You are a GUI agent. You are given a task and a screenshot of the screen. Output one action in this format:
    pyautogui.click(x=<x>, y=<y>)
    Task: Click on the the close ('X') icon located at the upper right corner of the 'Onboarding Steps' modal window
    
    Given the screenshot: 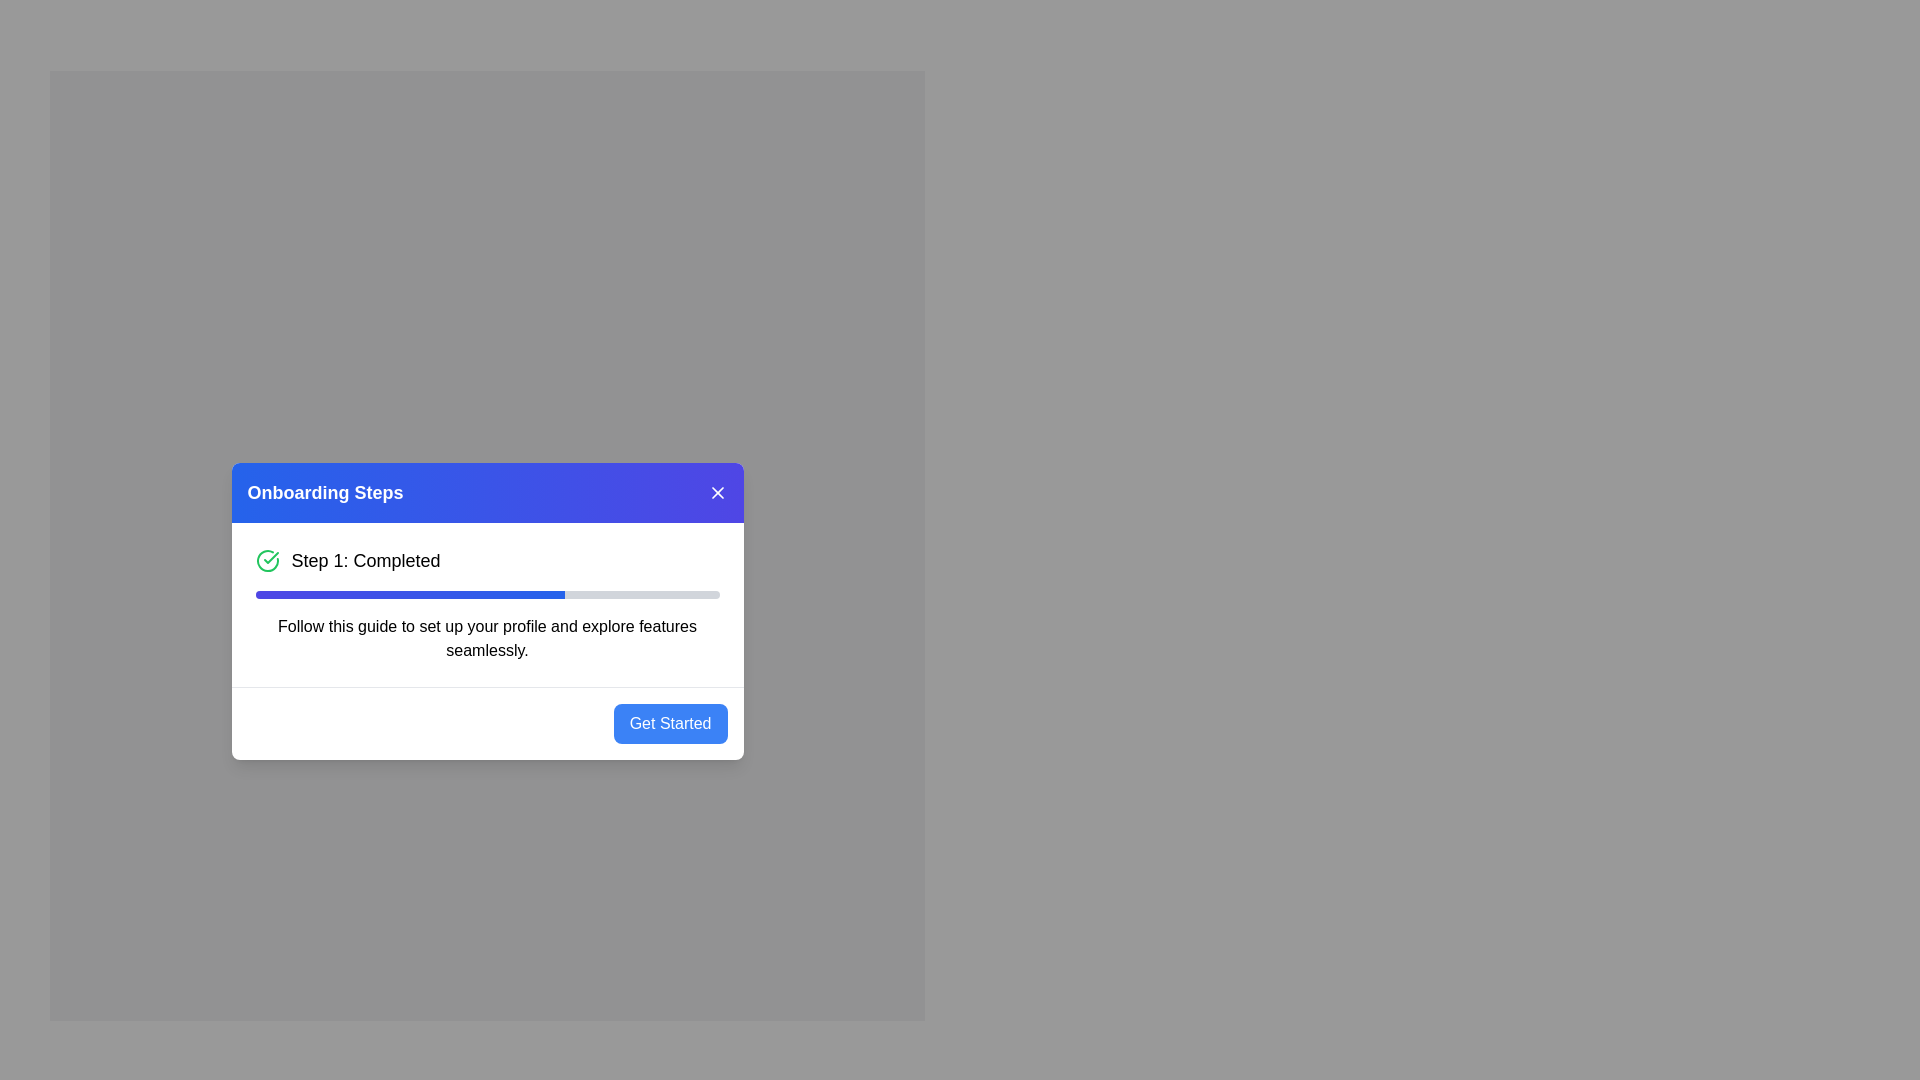 What is the action you would take?
    pyautogui.click(x=717, y=492)
    